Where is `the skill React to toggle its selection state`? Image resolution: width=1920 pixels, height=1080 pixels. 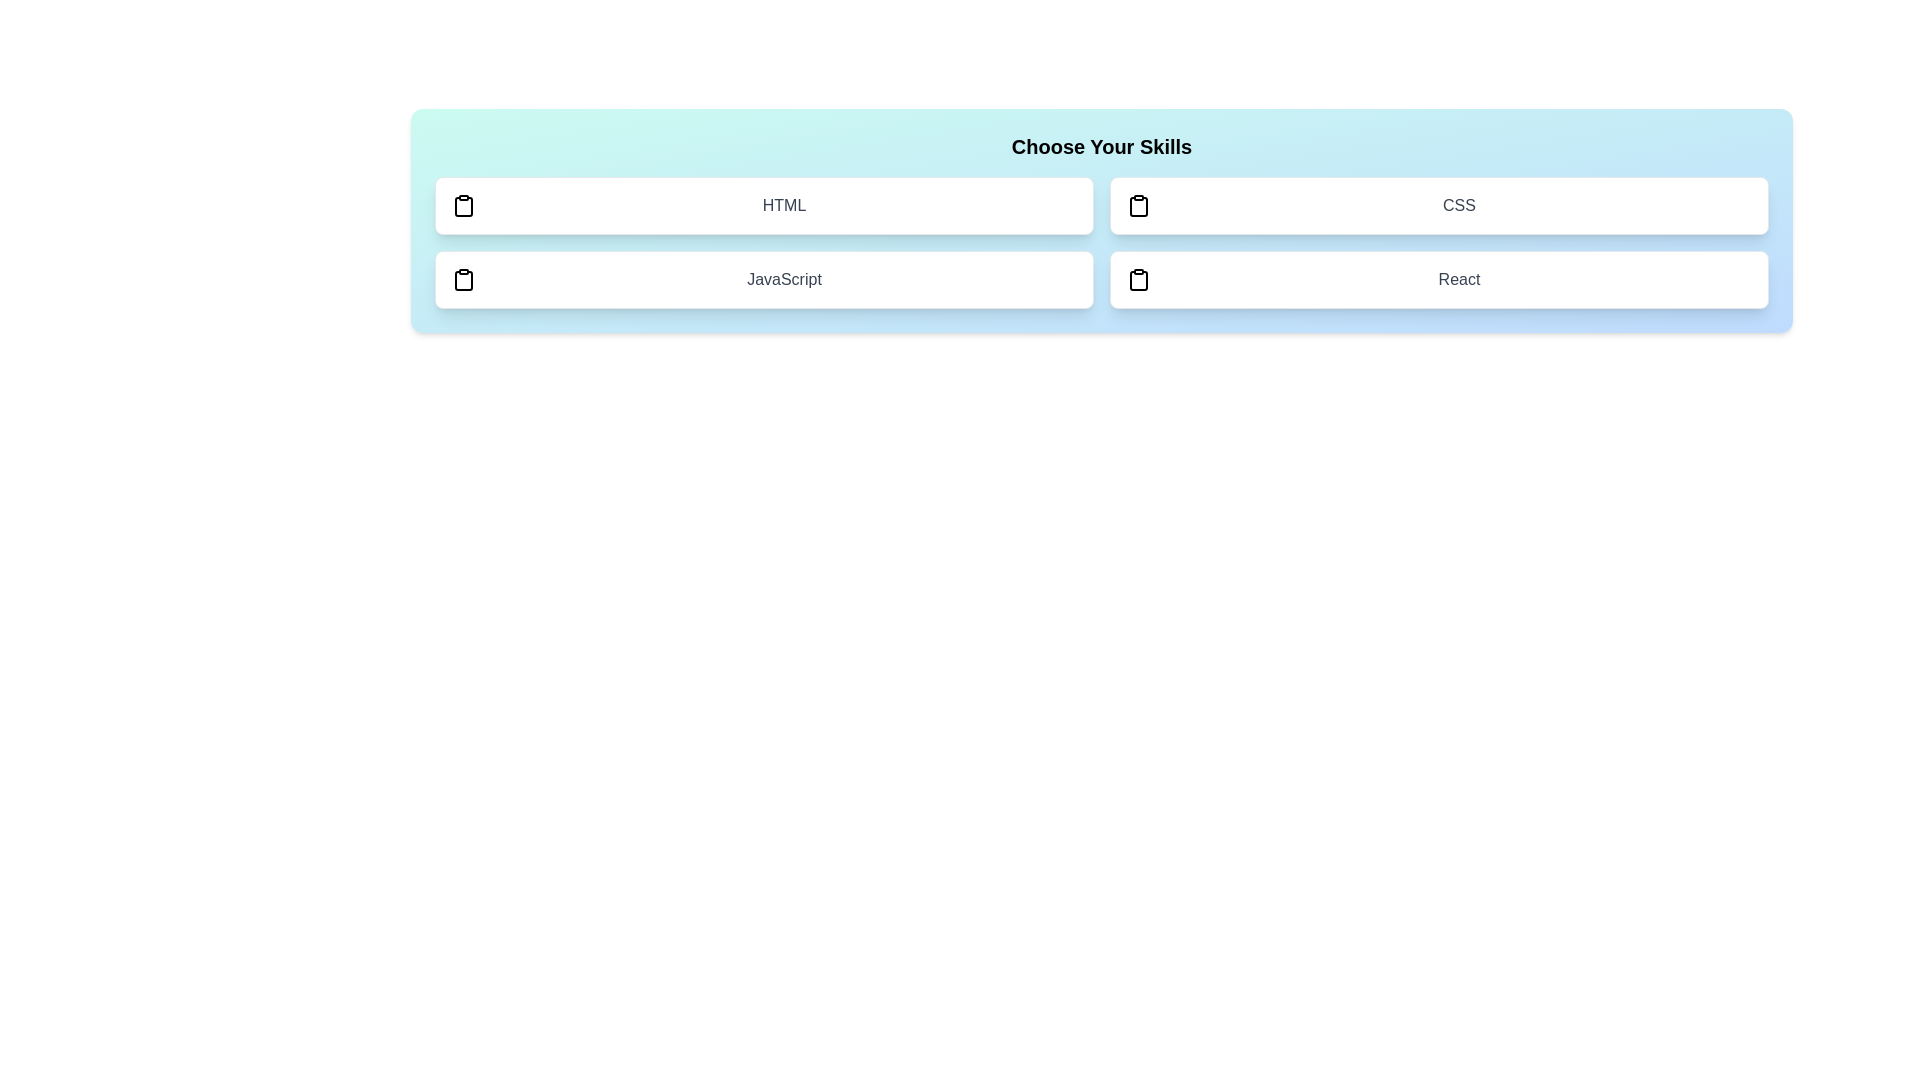
the skill React to toggle its selection state is located at coordinates (1438, 280).